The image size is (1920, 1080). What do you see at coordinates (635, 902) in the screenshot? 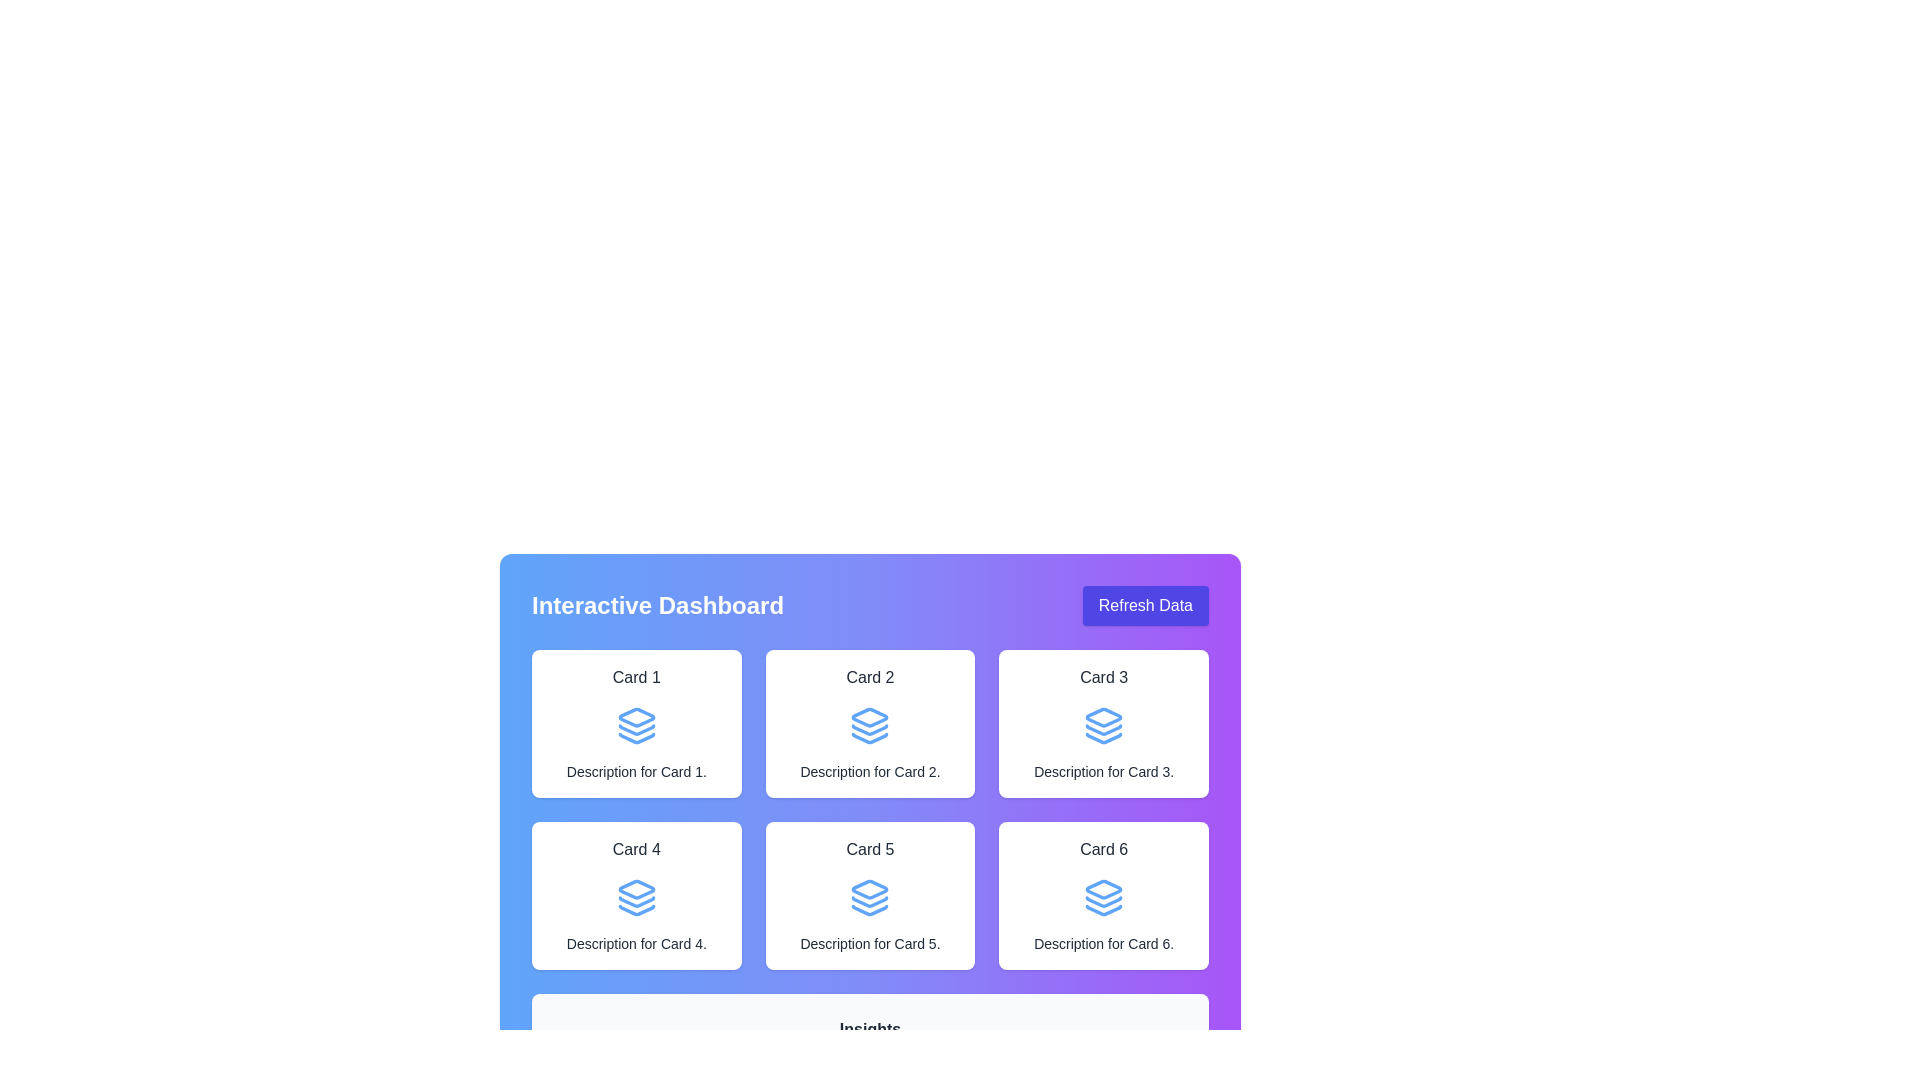
I see `the middle layer of the stylized layered icon located within 'Card 4' in the second row, first column of the grid layout` at bounding box center [635, 902].